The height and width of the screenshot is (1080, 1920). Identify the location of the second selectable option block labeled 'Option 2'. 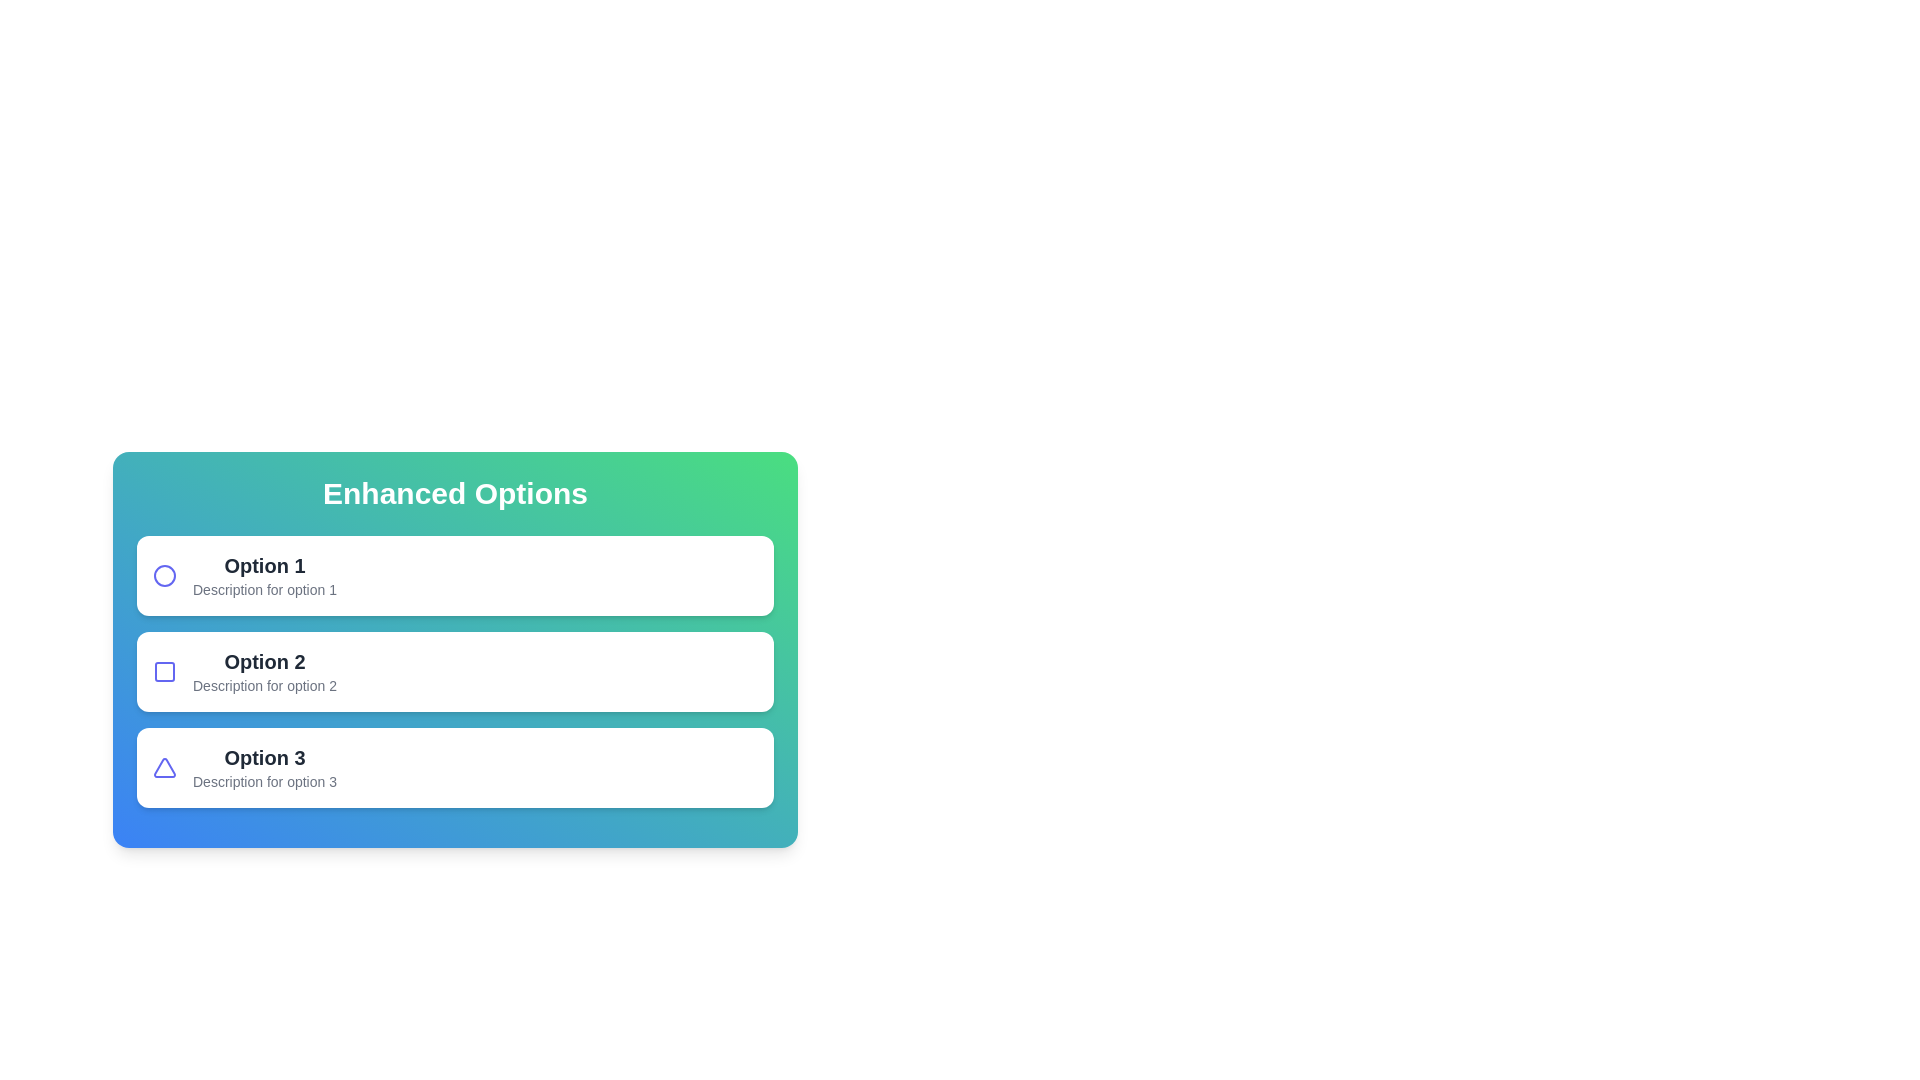
(454, 671).